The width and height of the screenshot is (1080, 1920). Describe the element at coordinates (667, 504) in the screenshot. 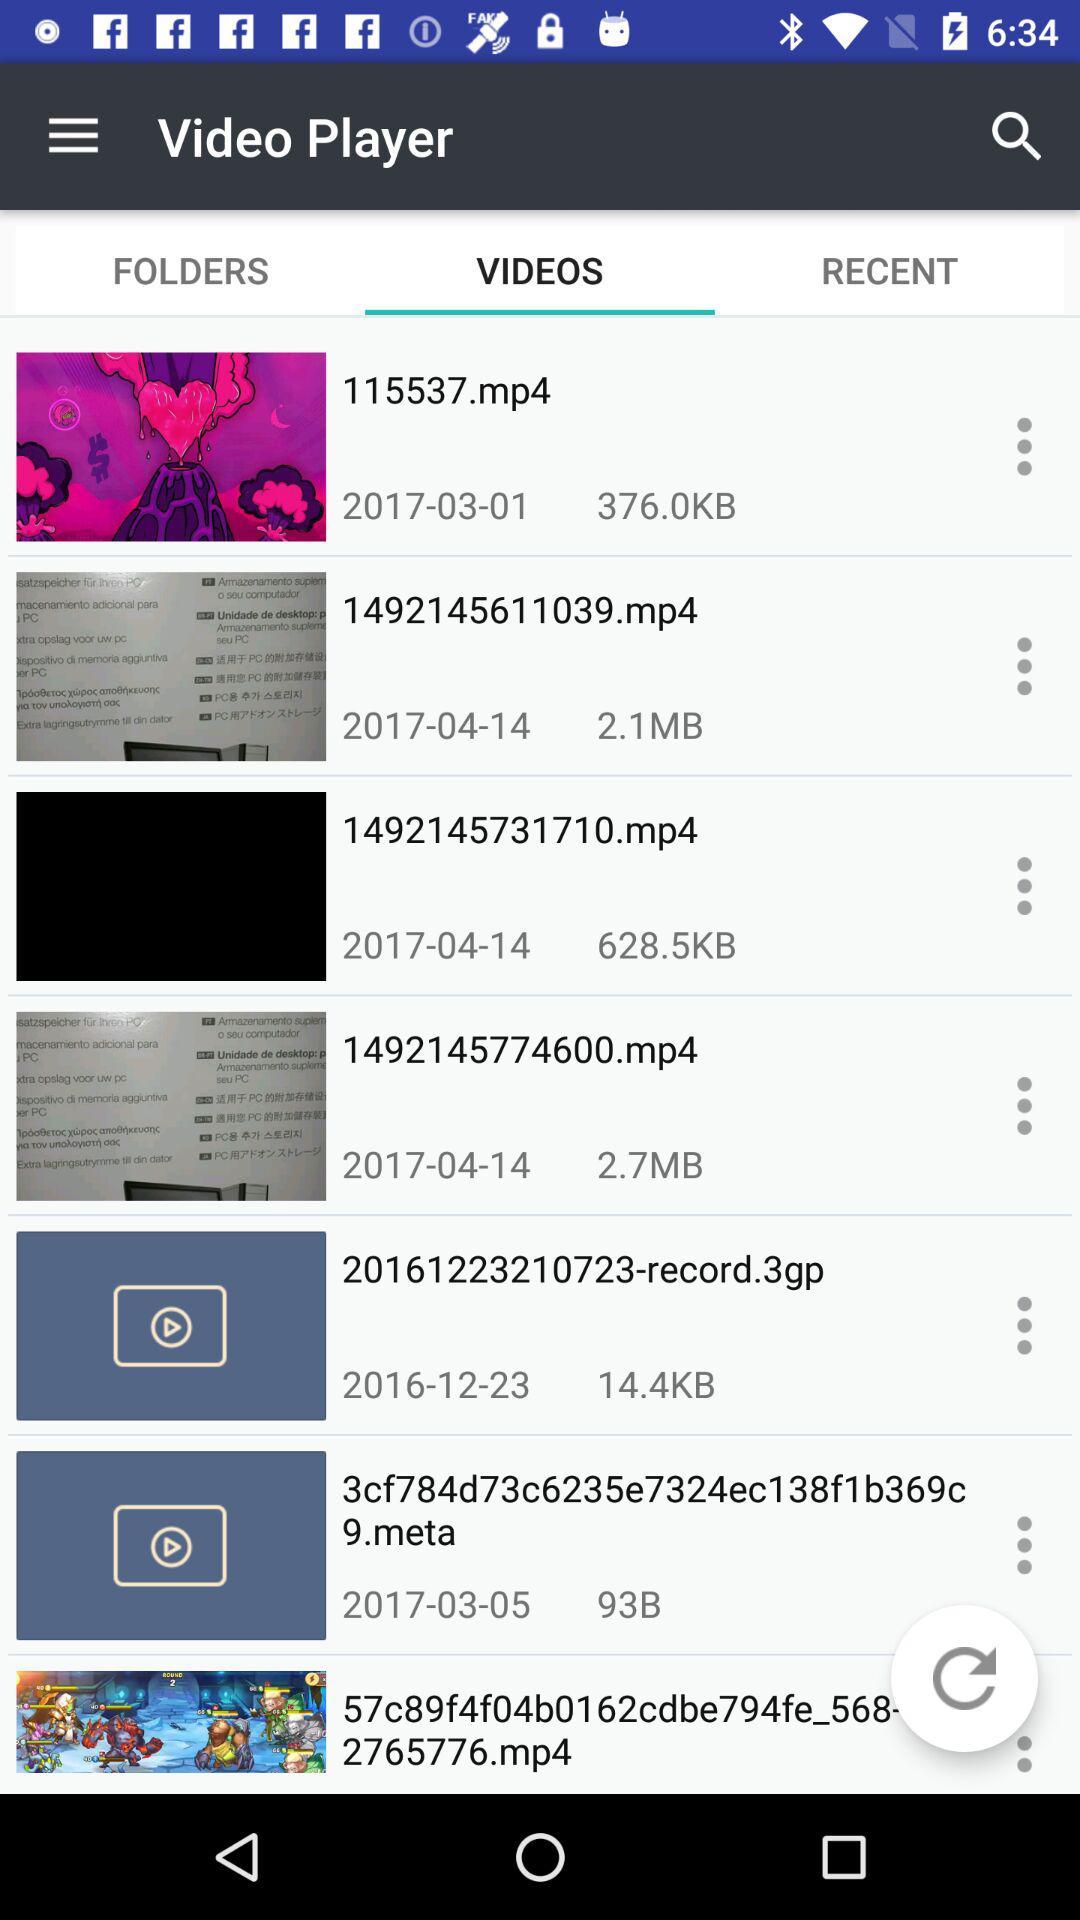

I see `the icon below the 115537.mp4 icon` at that location.